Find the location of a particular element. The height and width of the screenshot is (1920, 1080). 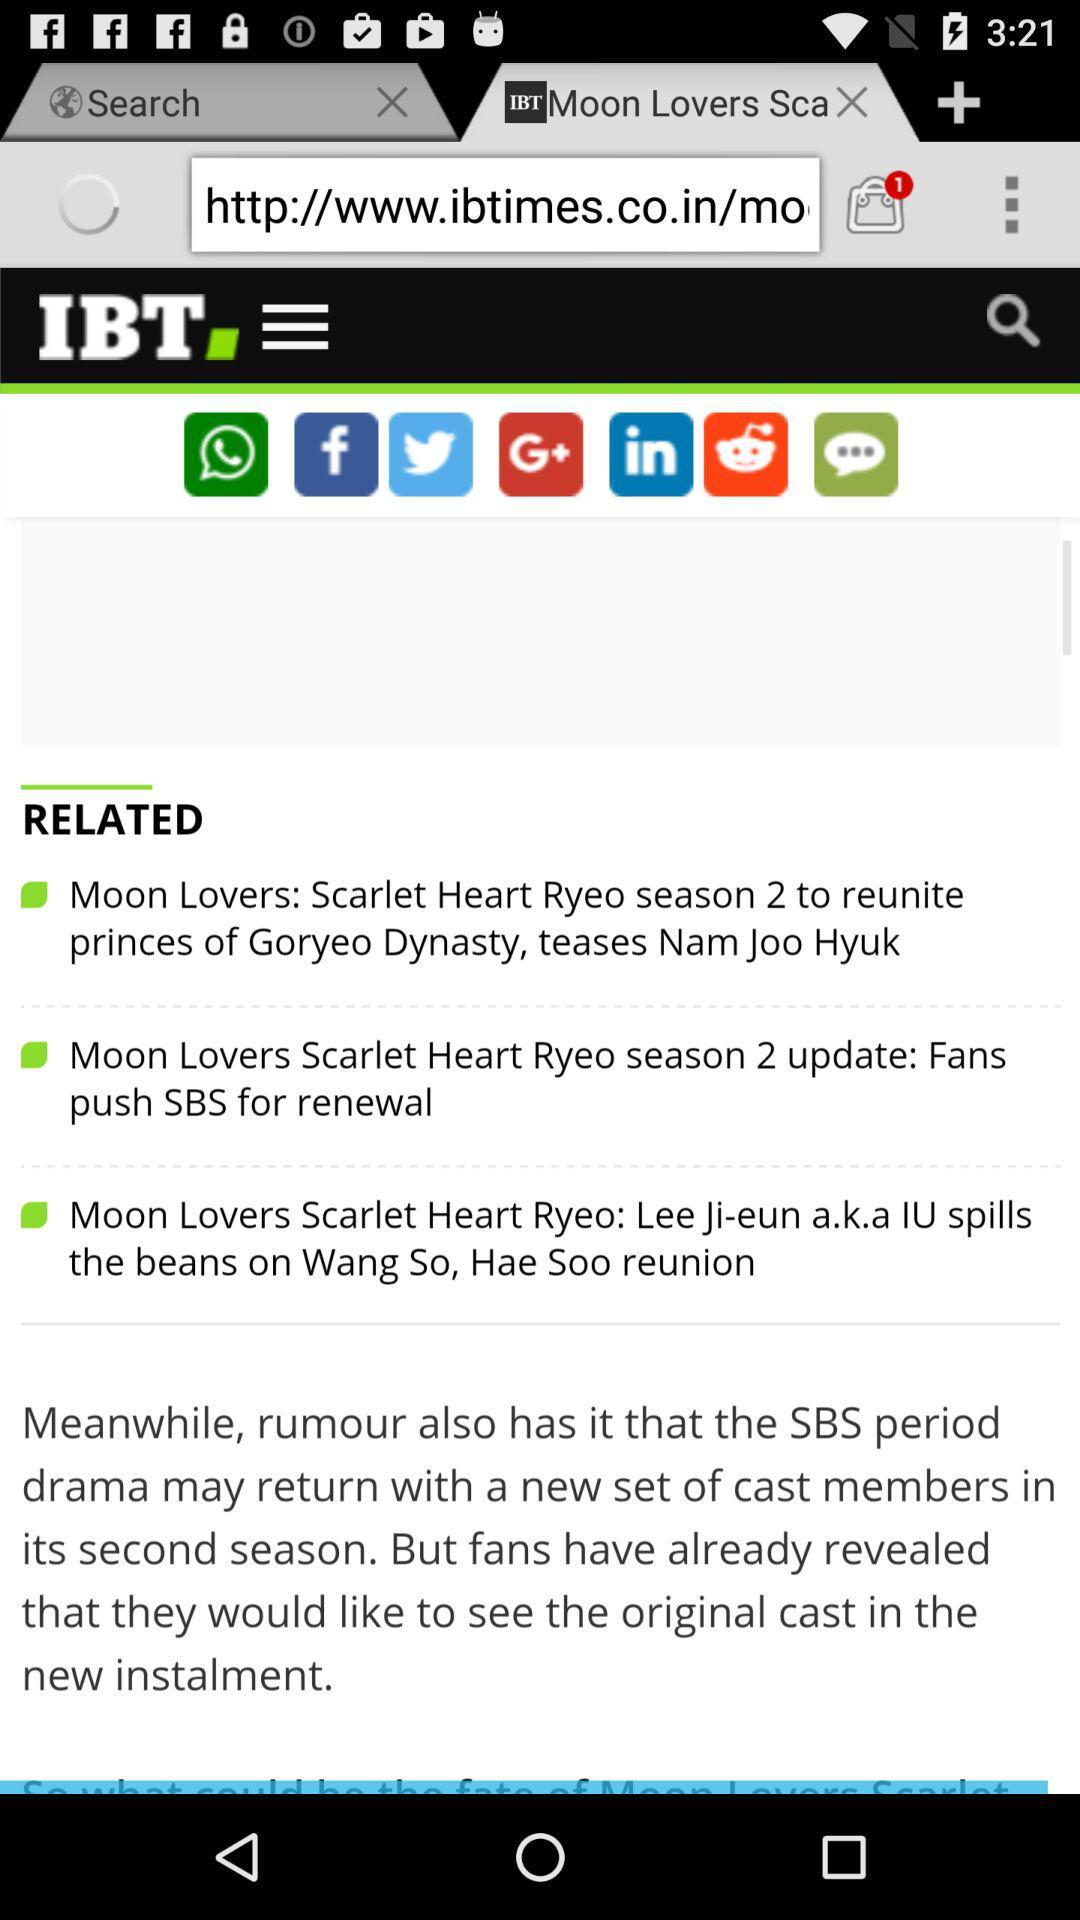

show more options is located at coordinates (1011, 204).